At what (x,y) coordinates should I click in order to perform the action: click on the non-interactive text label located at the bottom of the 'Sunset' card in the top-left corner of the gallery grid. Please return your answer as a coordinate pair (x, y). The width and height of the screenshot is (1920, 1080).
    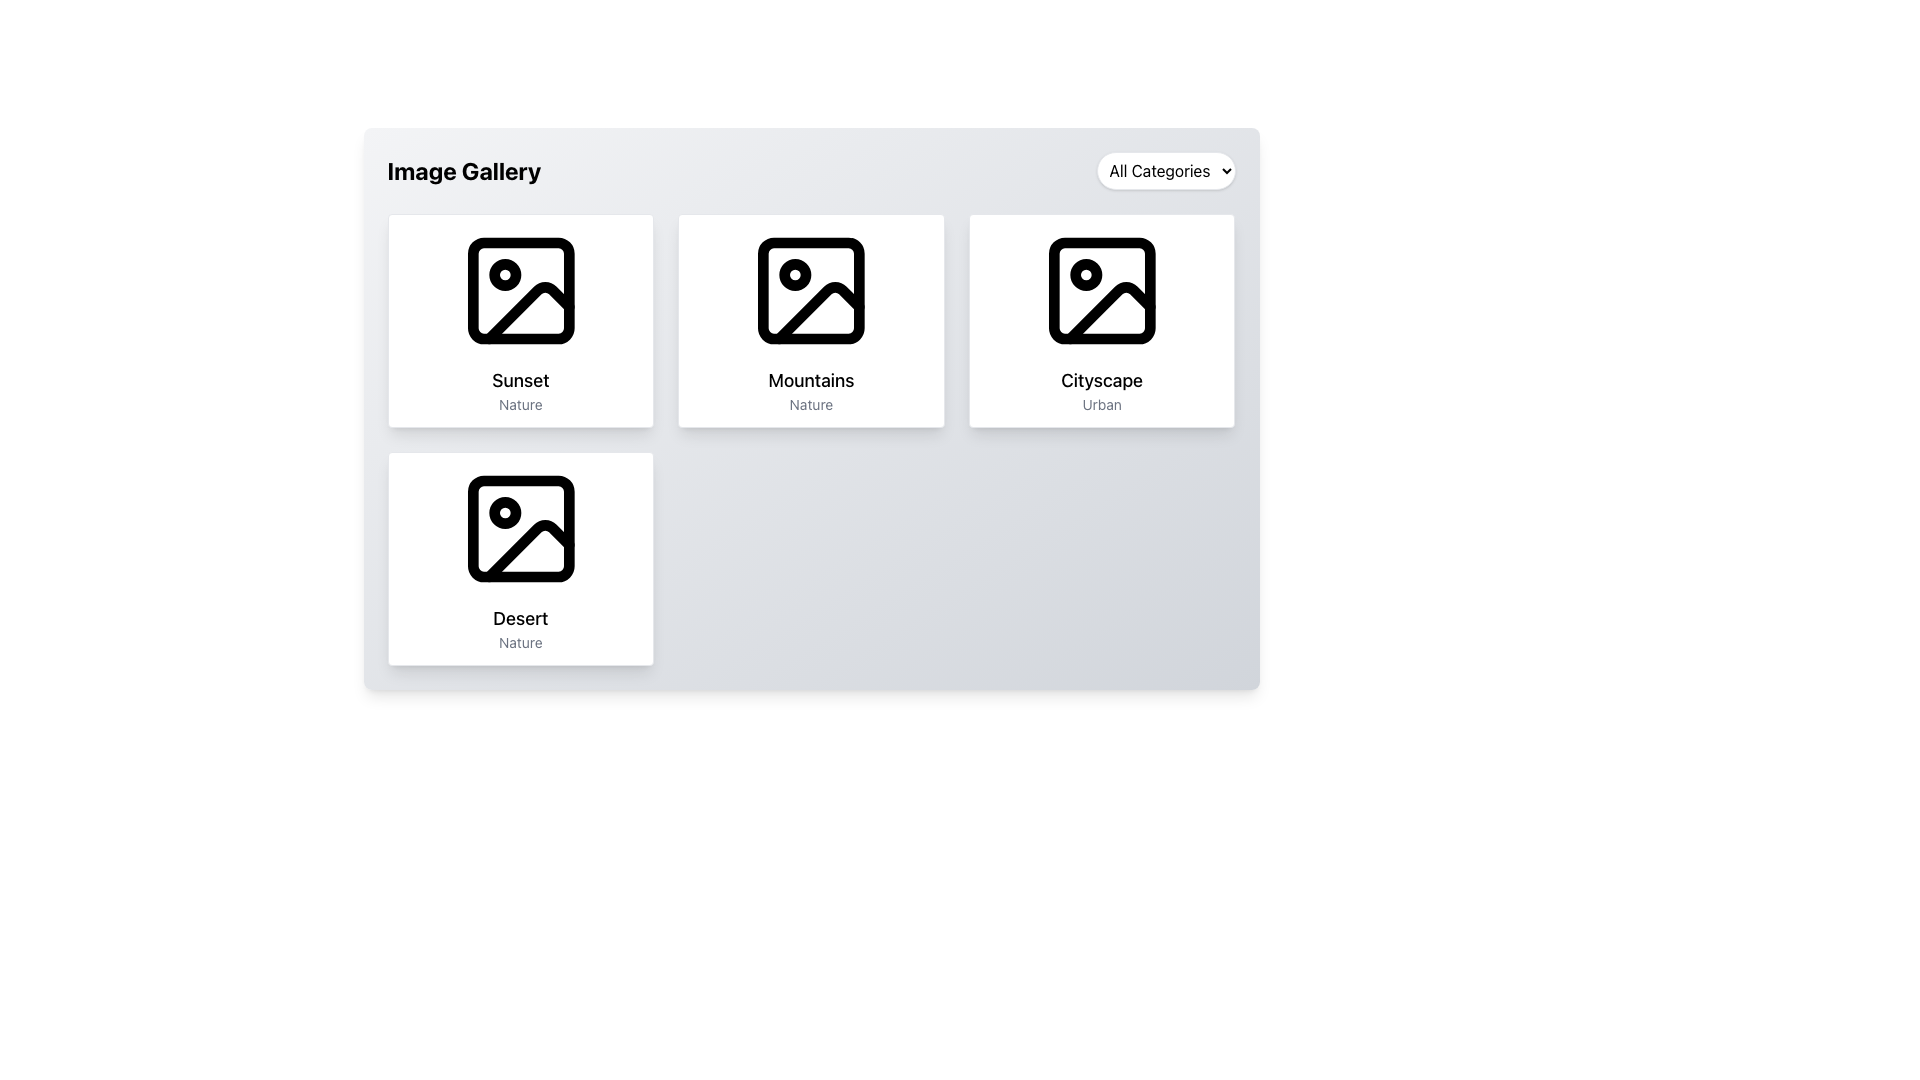
    Looking at the image, I should click on (520, 405).